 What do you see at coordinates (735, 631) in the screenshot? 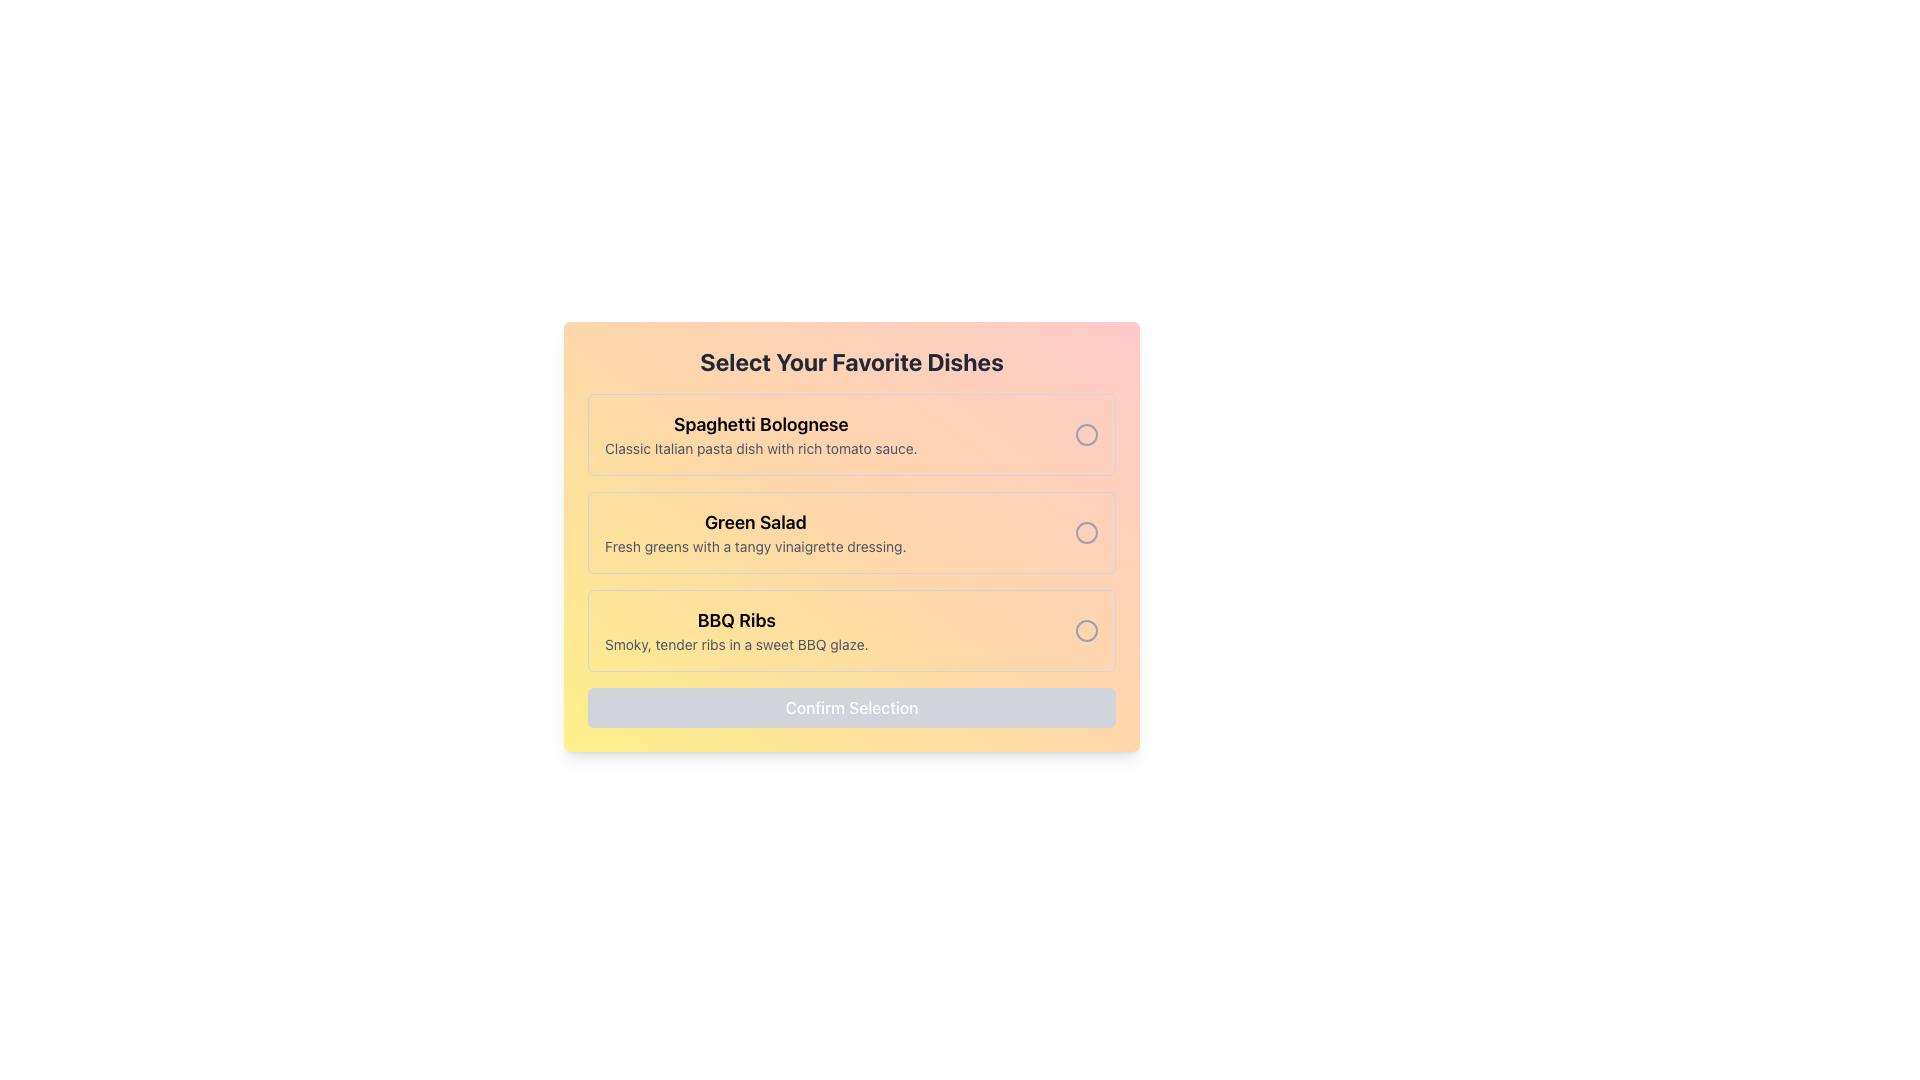
I see `text displayed in the second item of the selectable options list, which states 'BBQ Ribs' and its description 'Smoky, tender ribs in a sweet BBQ glaze.'` at bounding box center [735, 631].